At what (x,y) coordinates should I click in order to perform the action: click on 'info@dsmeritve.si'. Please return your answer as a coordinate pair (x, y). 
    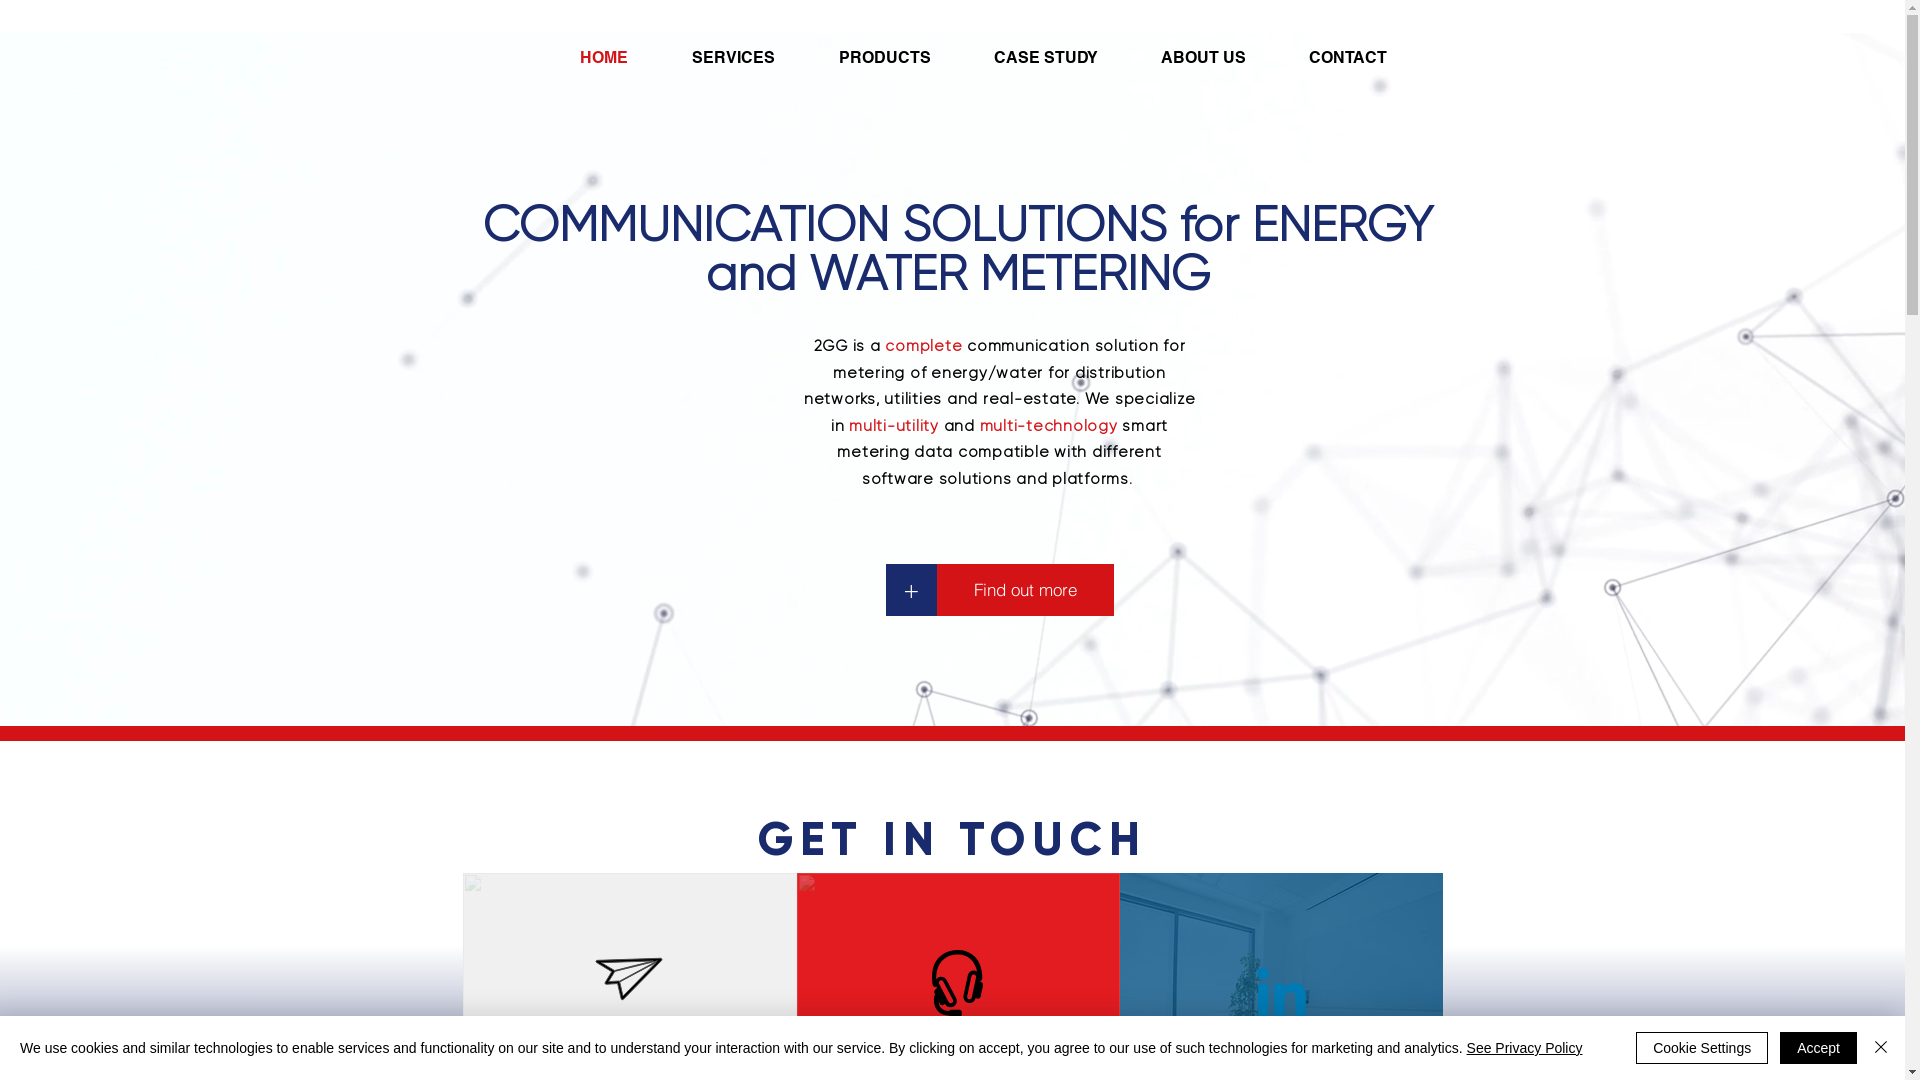
    Looking at the image, I should click on (627, 1039).